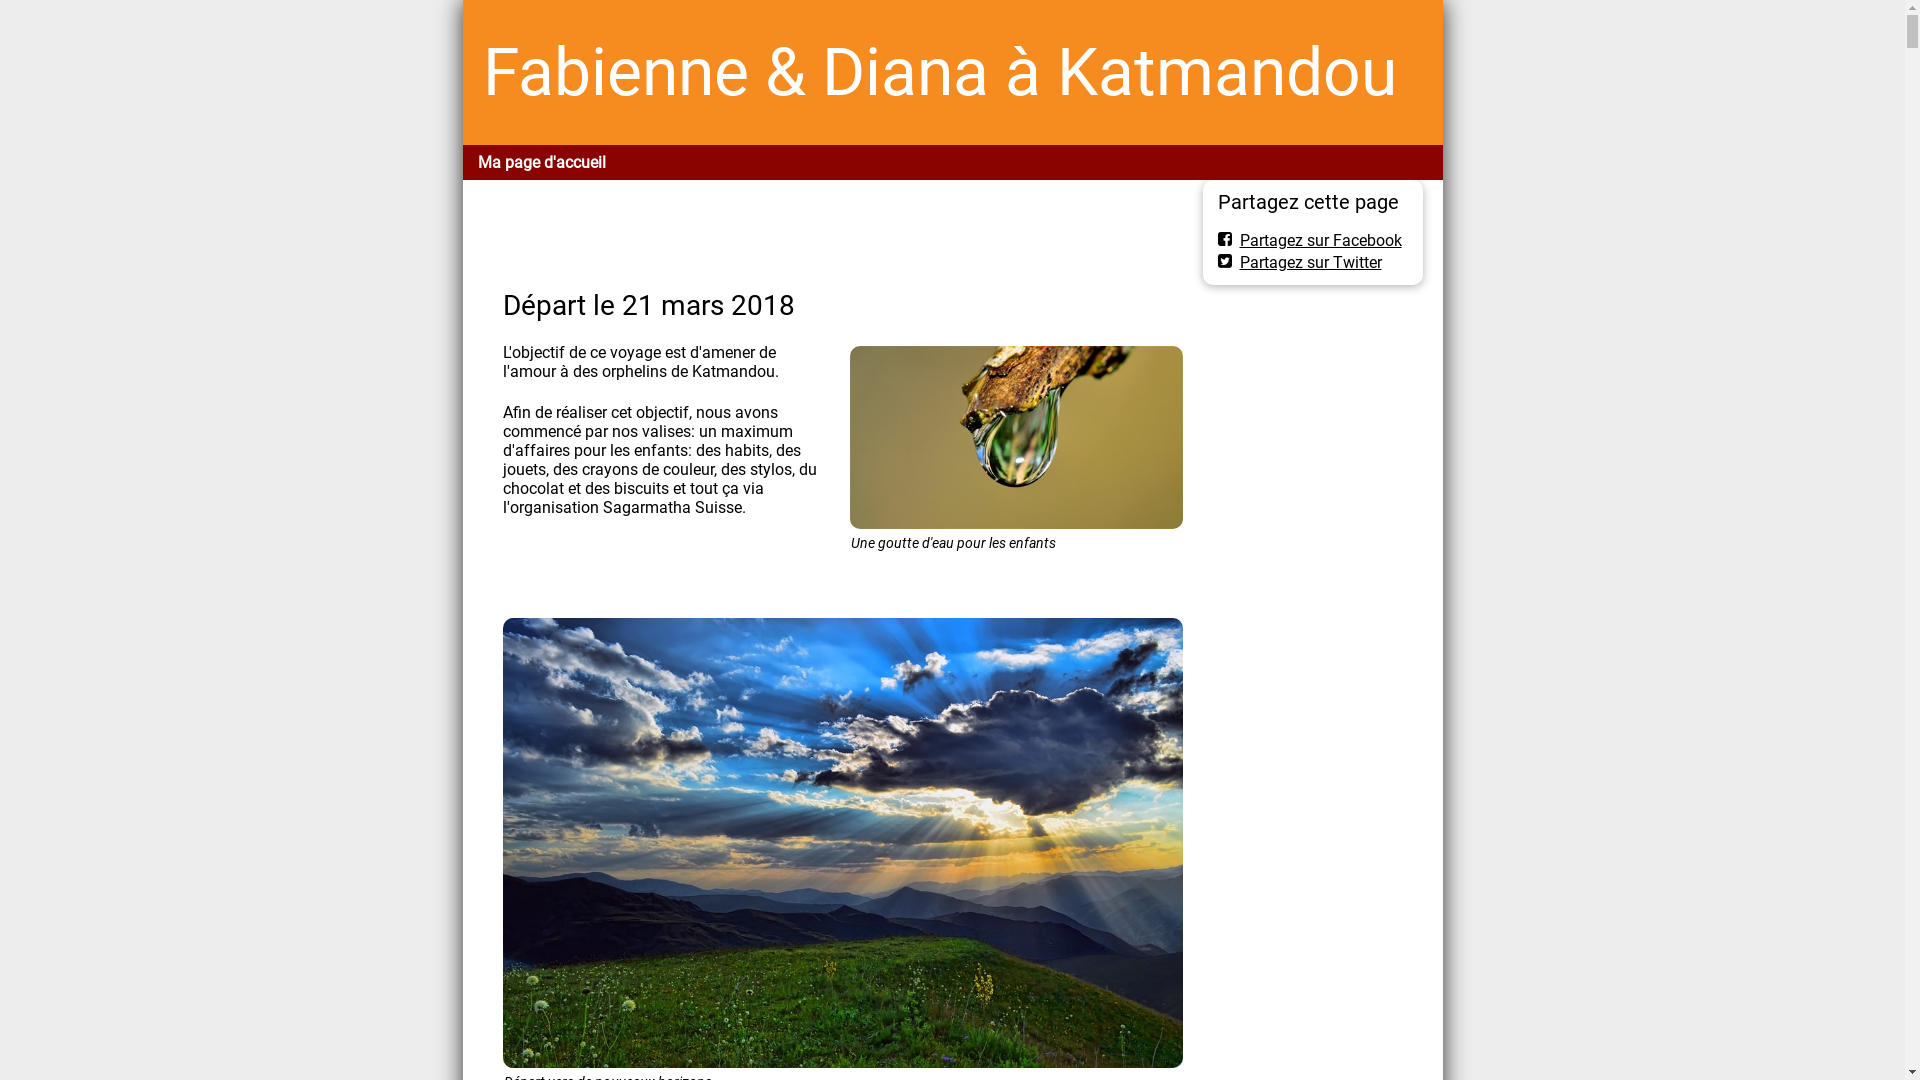 The image size is (1920, 1080). Describe the element at coordinates (1217, 260) in the screenshot. I see `'Partagez sur Twitter'` at that location.